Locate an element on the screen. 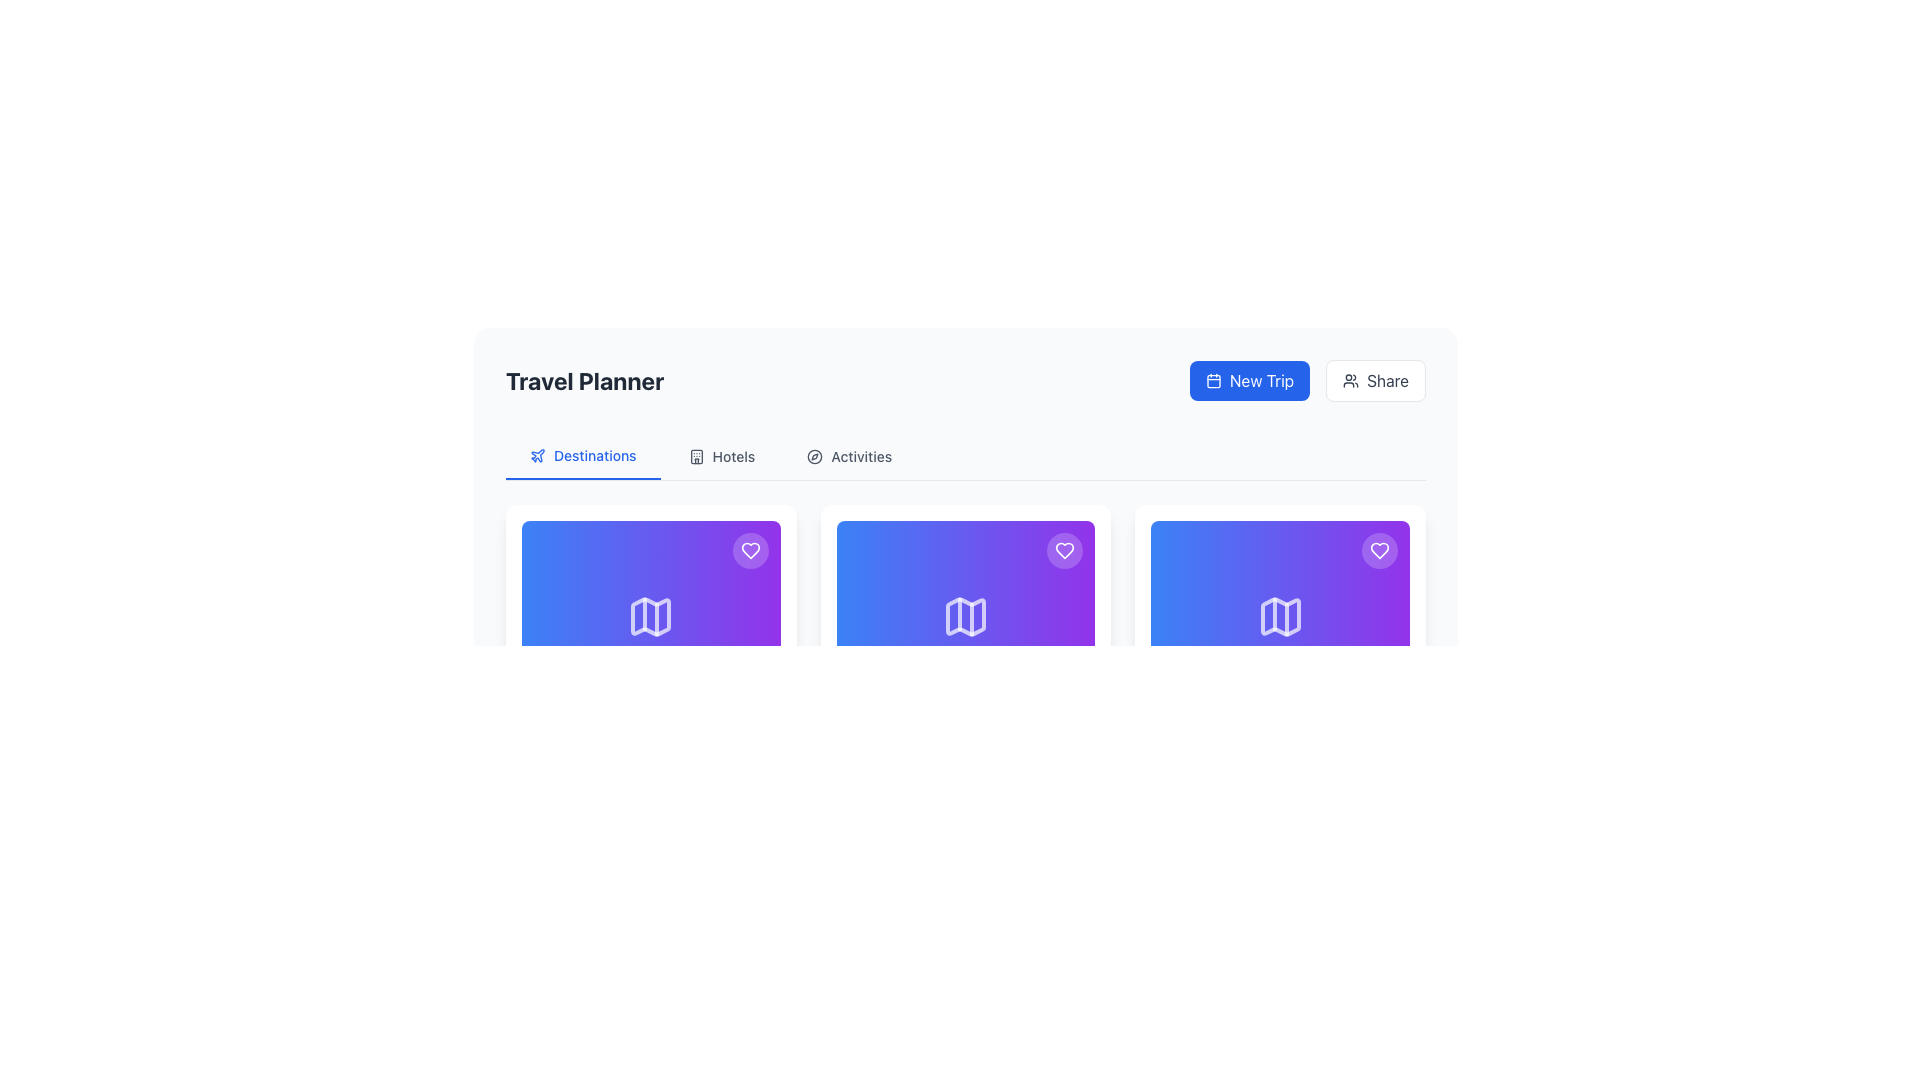 The height and width of the screenshot is (1080, 1920). the blue text label 'Destinations' in the navigation tab is located at coordinates (594, 455).